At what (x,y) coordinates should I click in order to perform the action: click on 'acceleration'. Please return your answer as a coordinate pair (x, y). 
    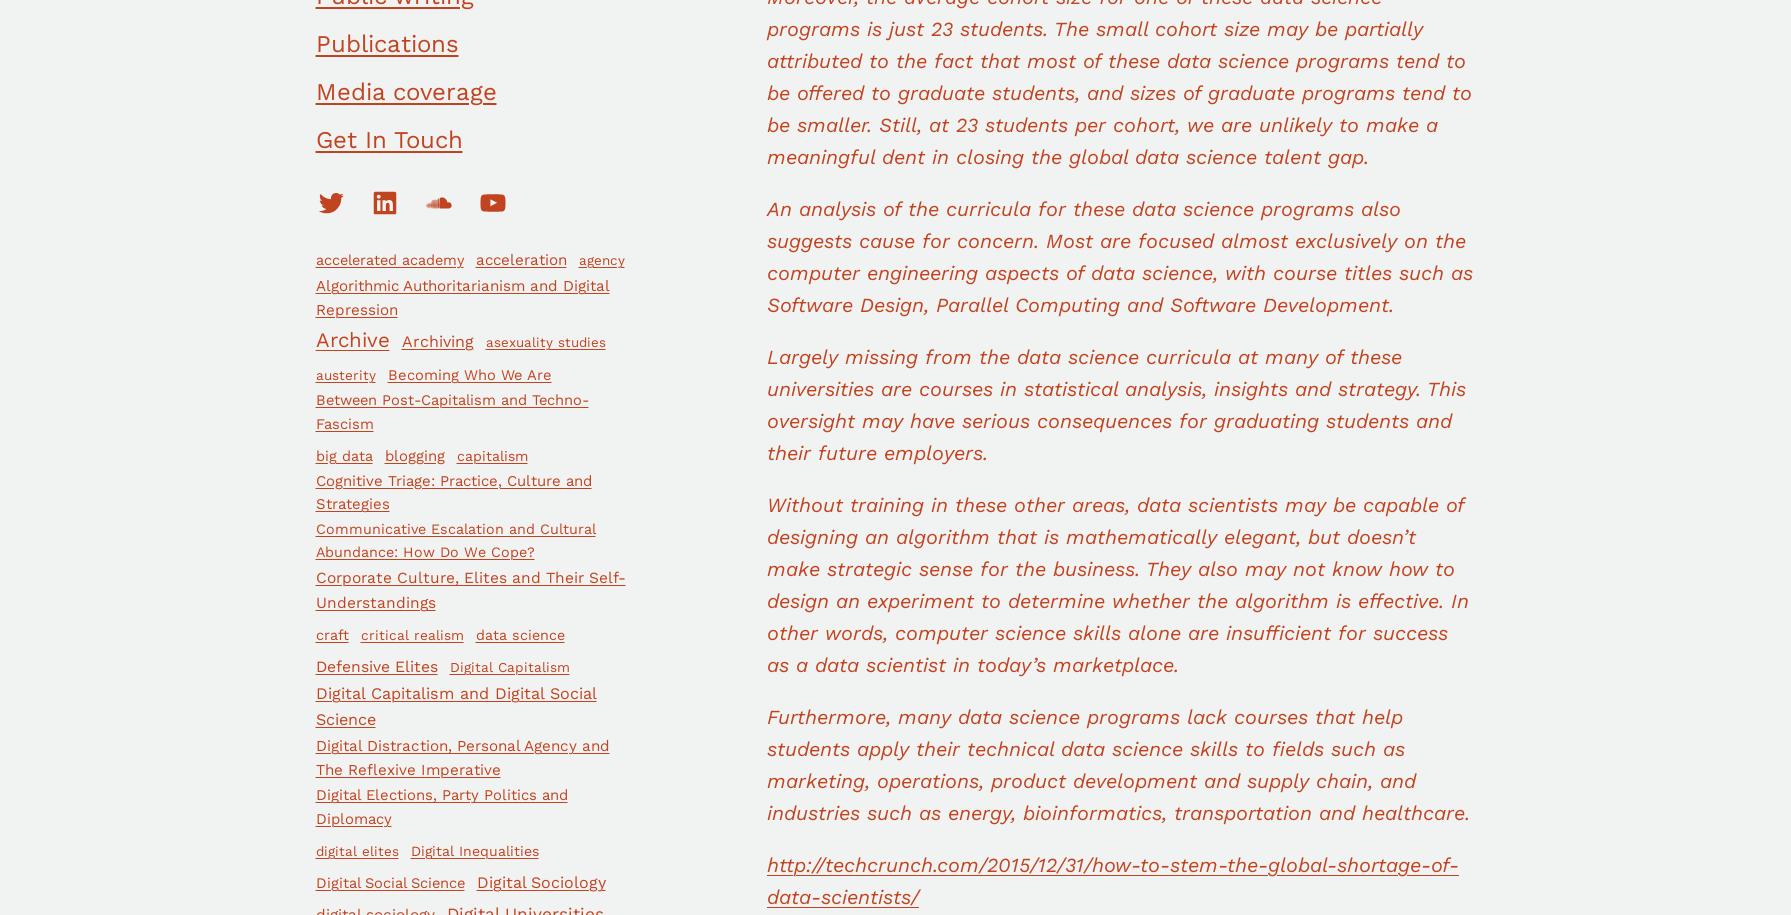
    Looking at the image, I should click on (520, 259).